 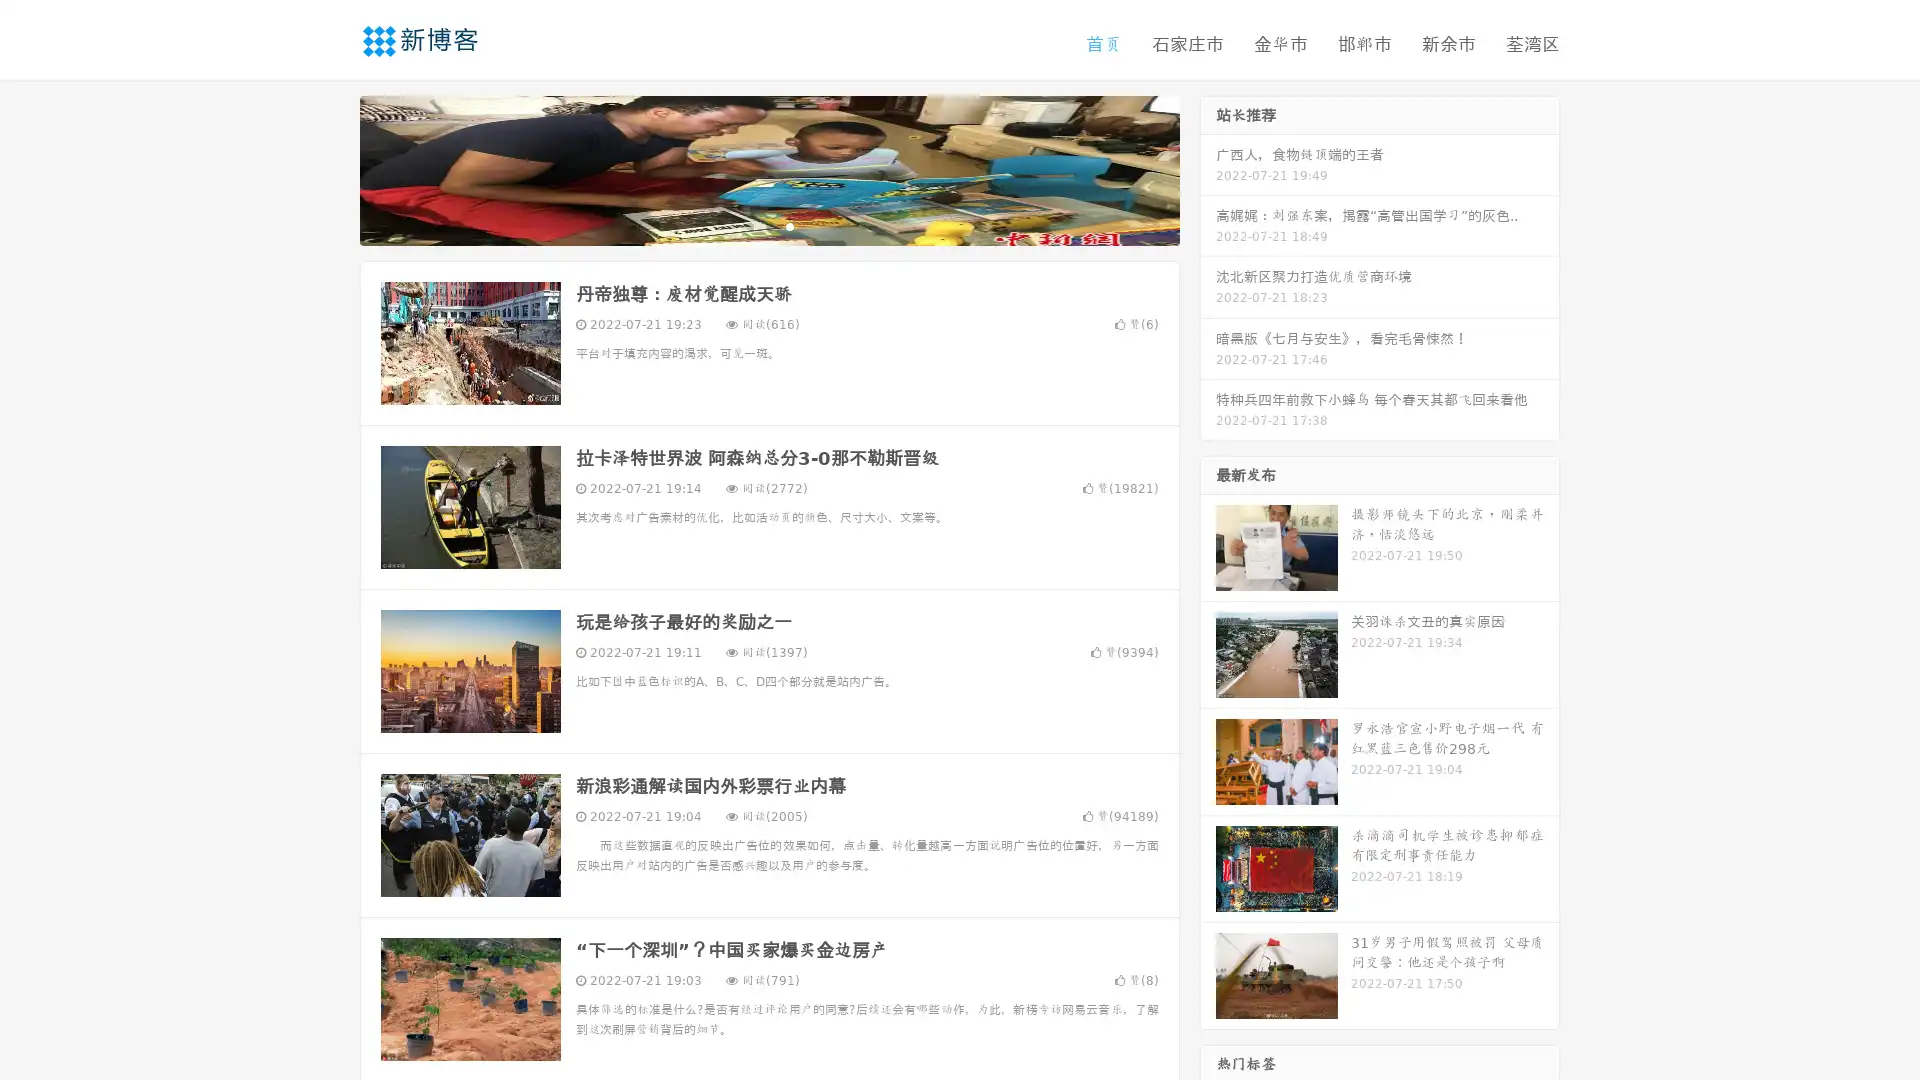 I want to click on Go to slide 2, so click(x=768, y=225).